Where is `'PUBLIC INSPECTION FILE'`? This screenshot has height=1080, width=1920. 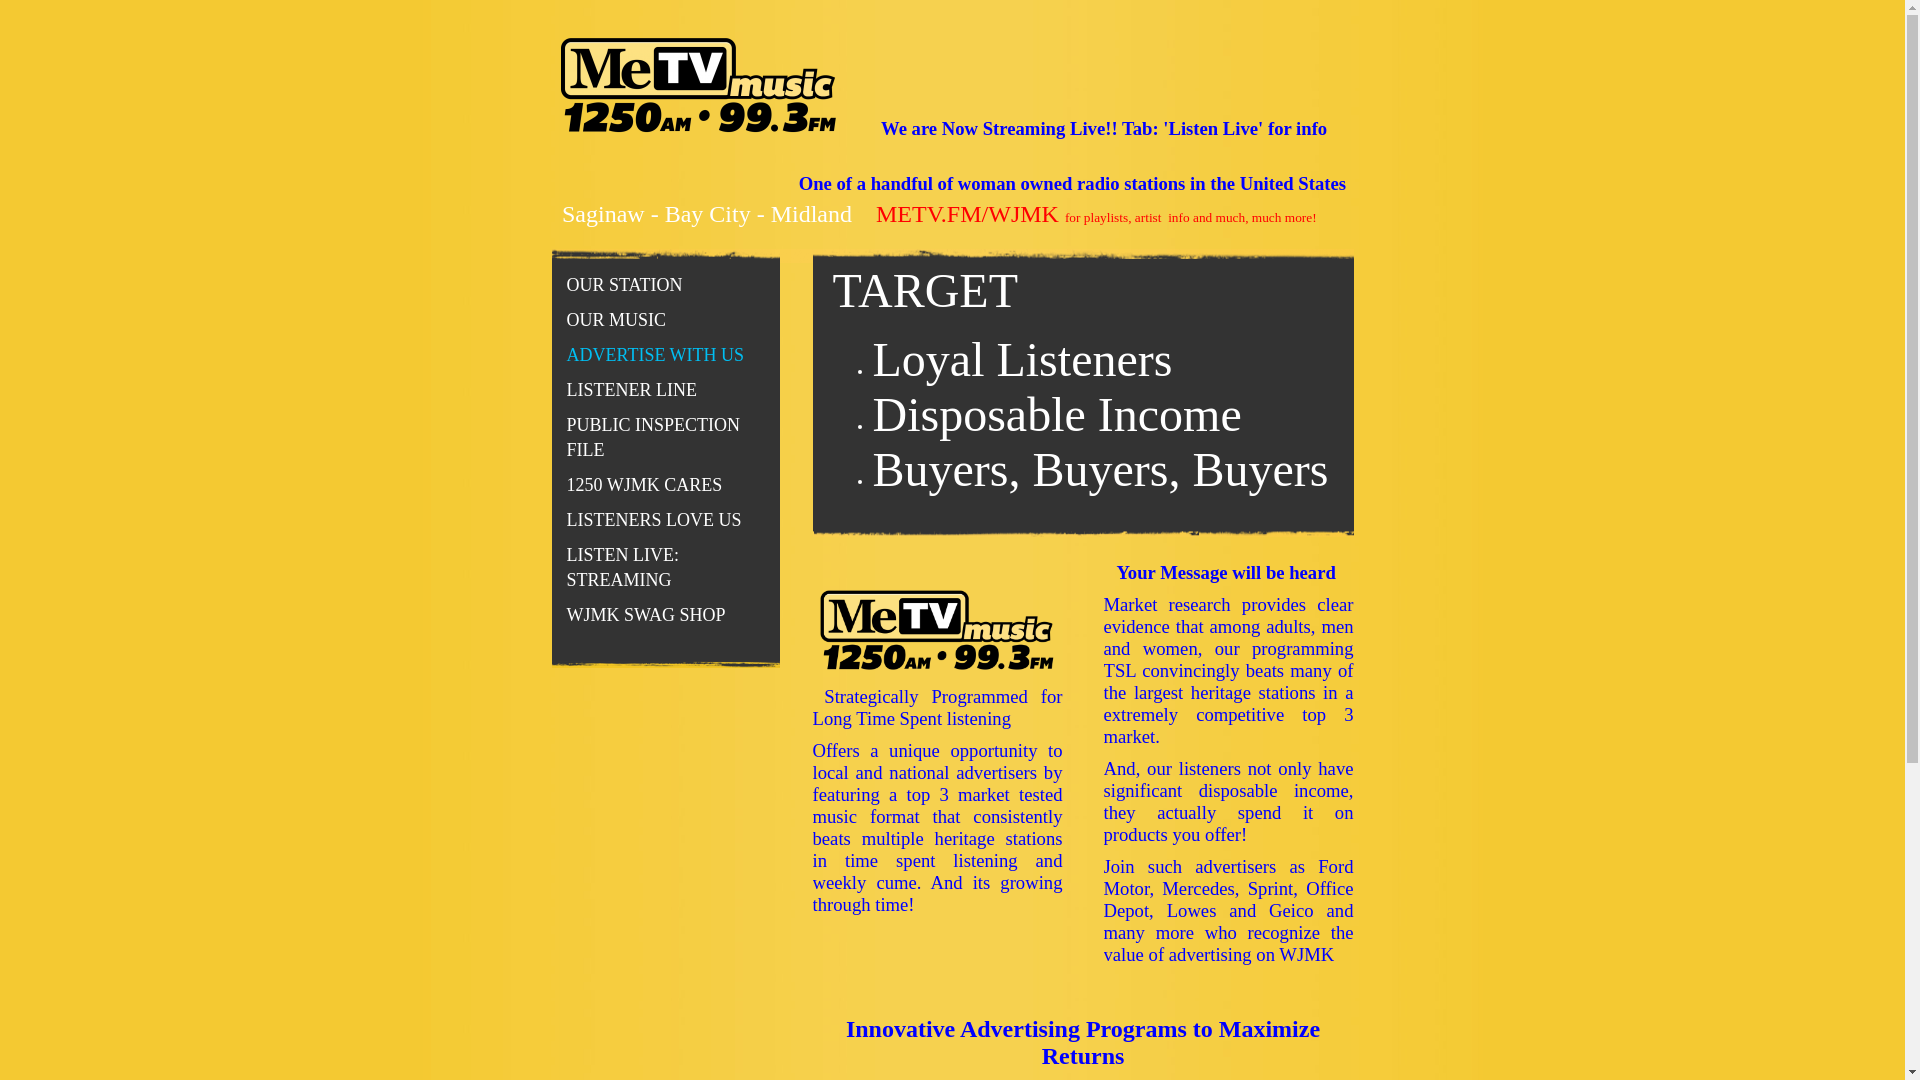
'PUBLIC INSPECTION FILE' is located at coordinates (666, 437).